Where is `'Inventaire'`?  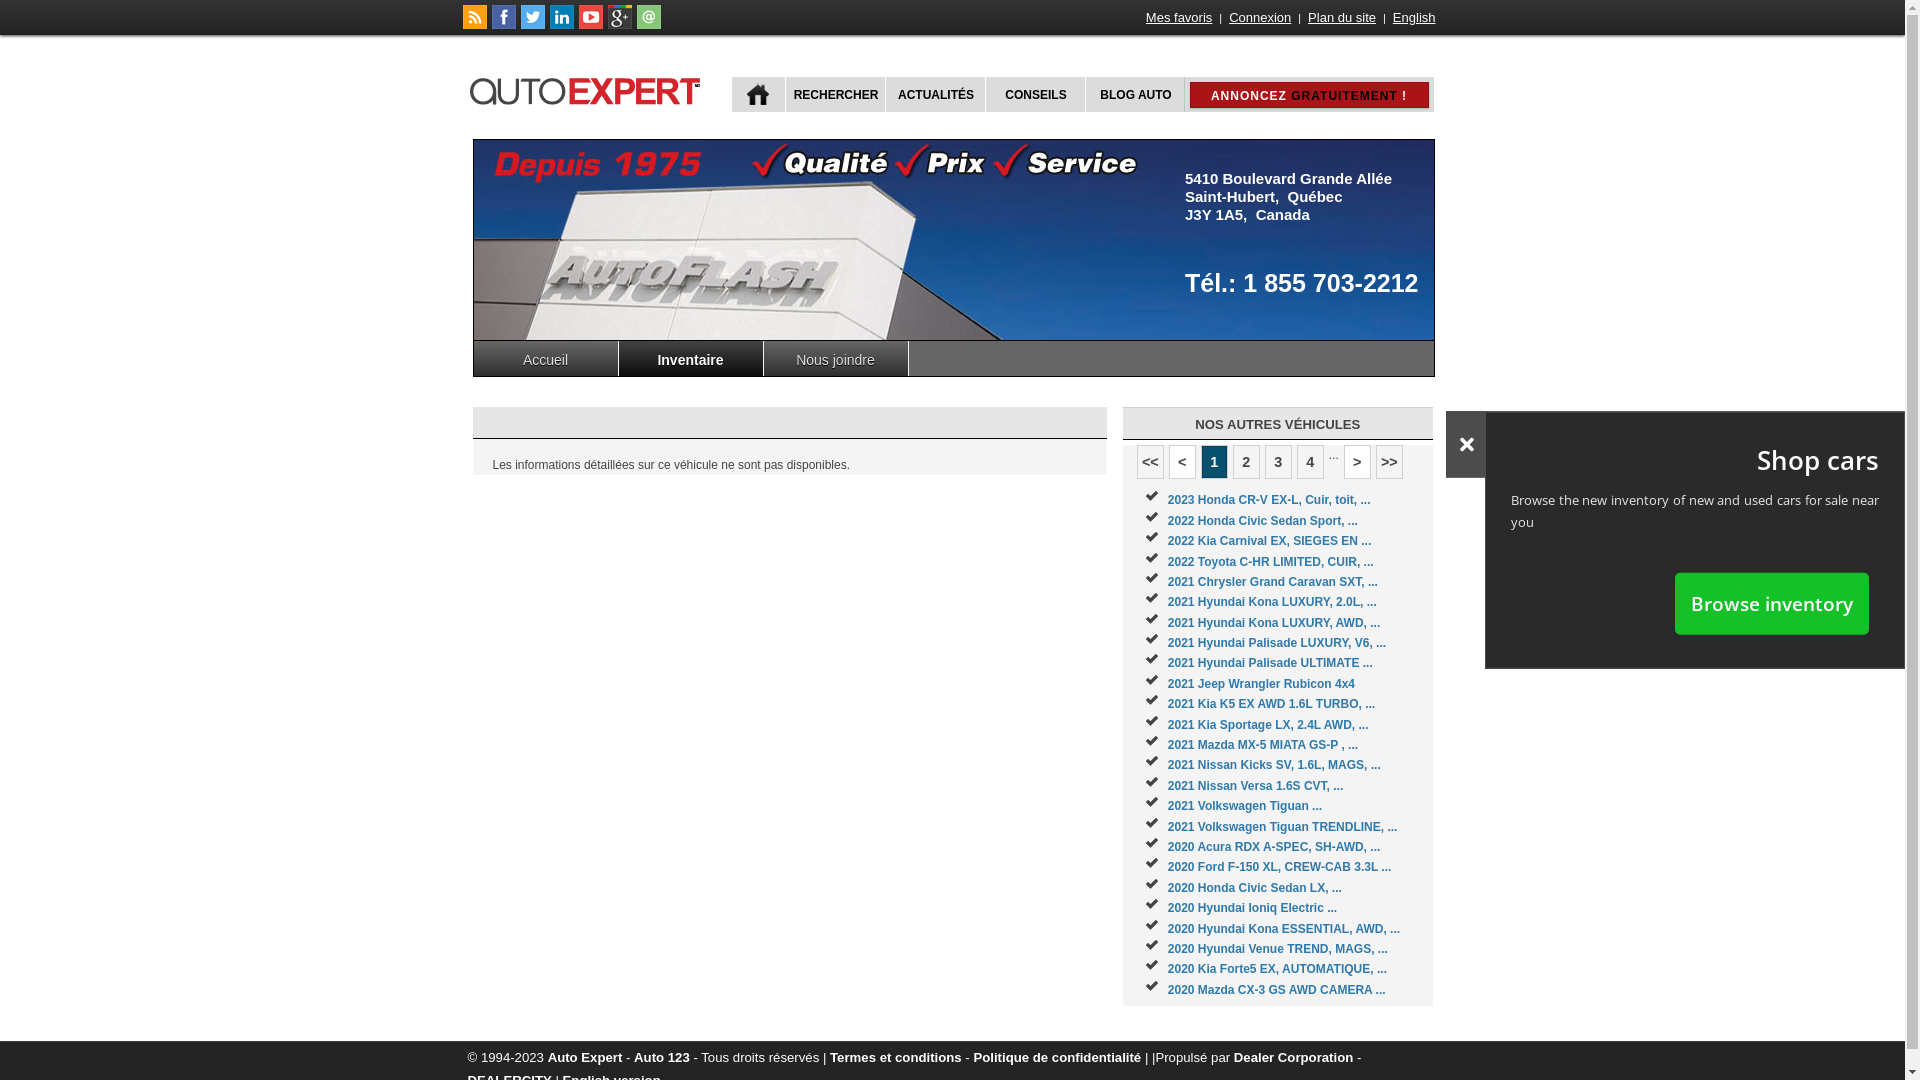 'Inventaire' is located at coordinates (690, 357).